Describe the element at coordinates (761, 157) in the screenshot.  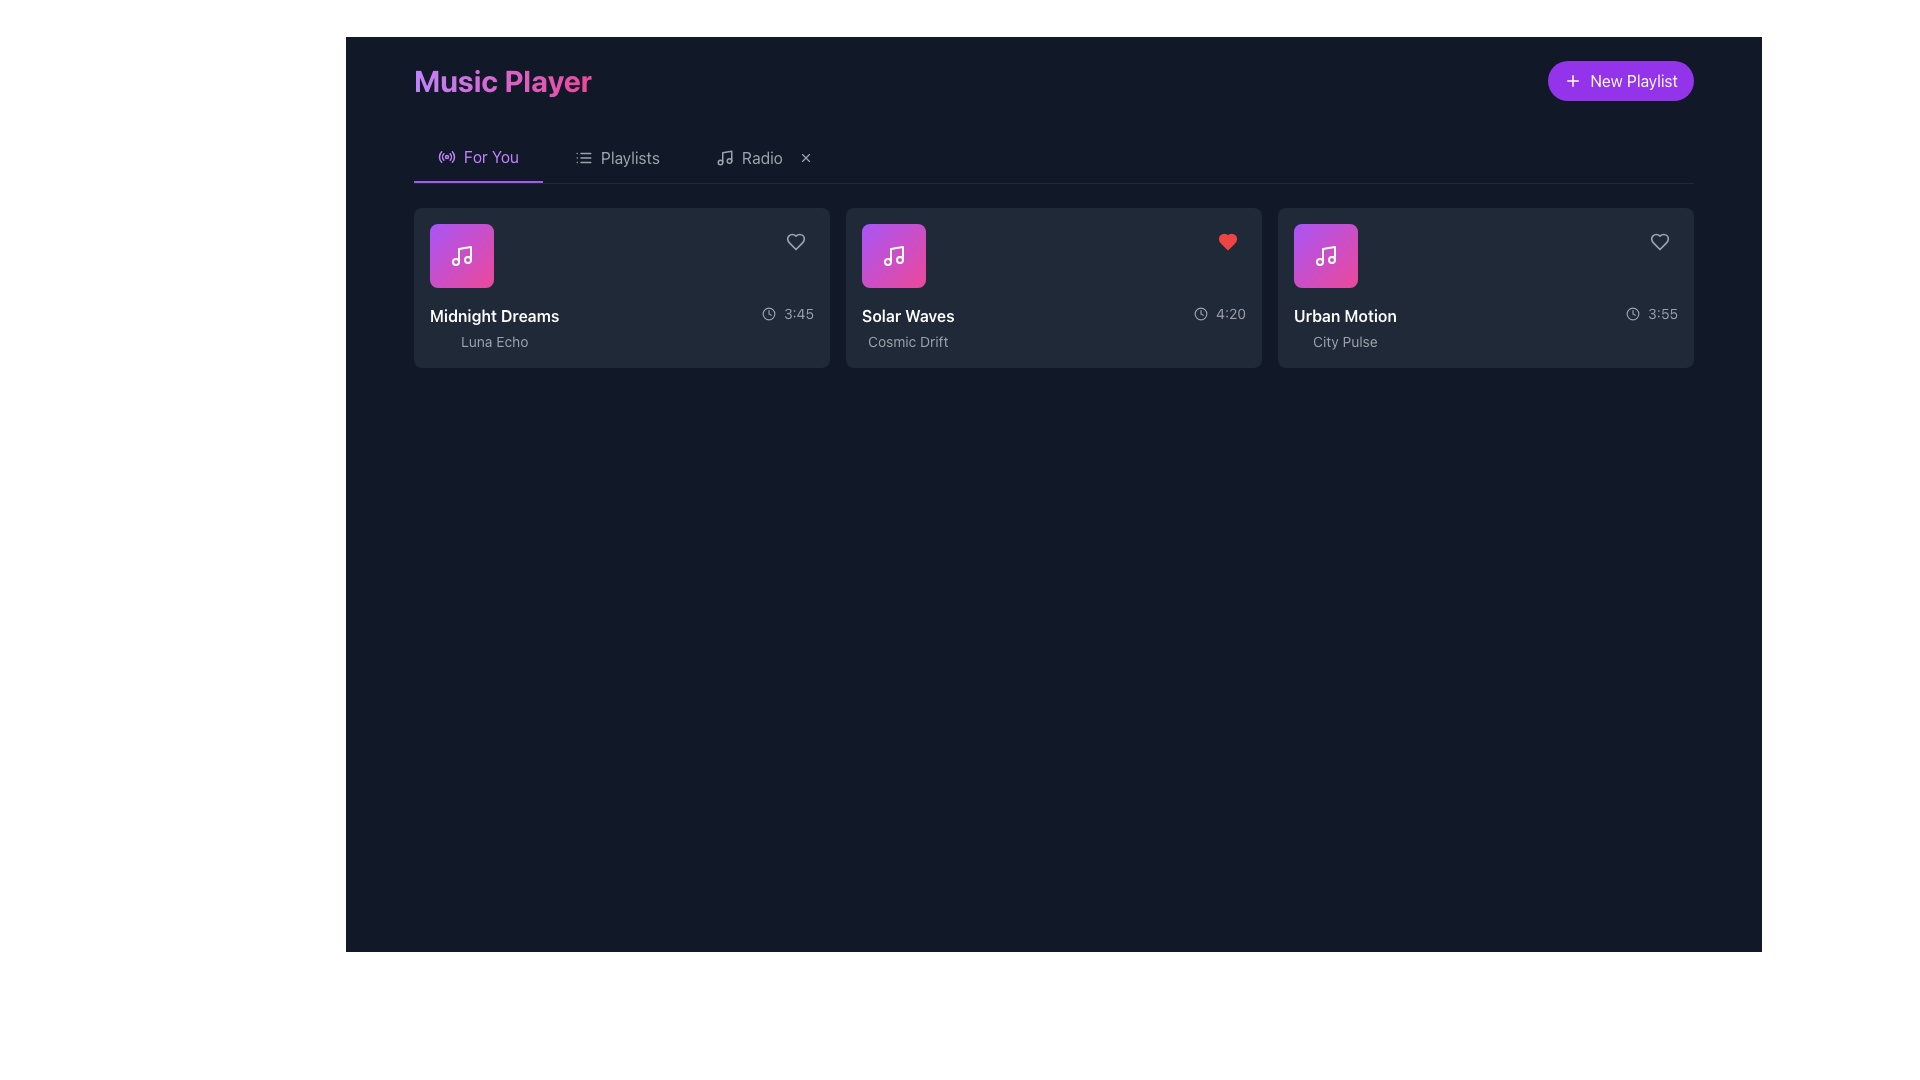
I see `the static text label displaying 'Radio' in light gray color, located in the navigation bar between the musical note icon and the 'X' icon` at that location.